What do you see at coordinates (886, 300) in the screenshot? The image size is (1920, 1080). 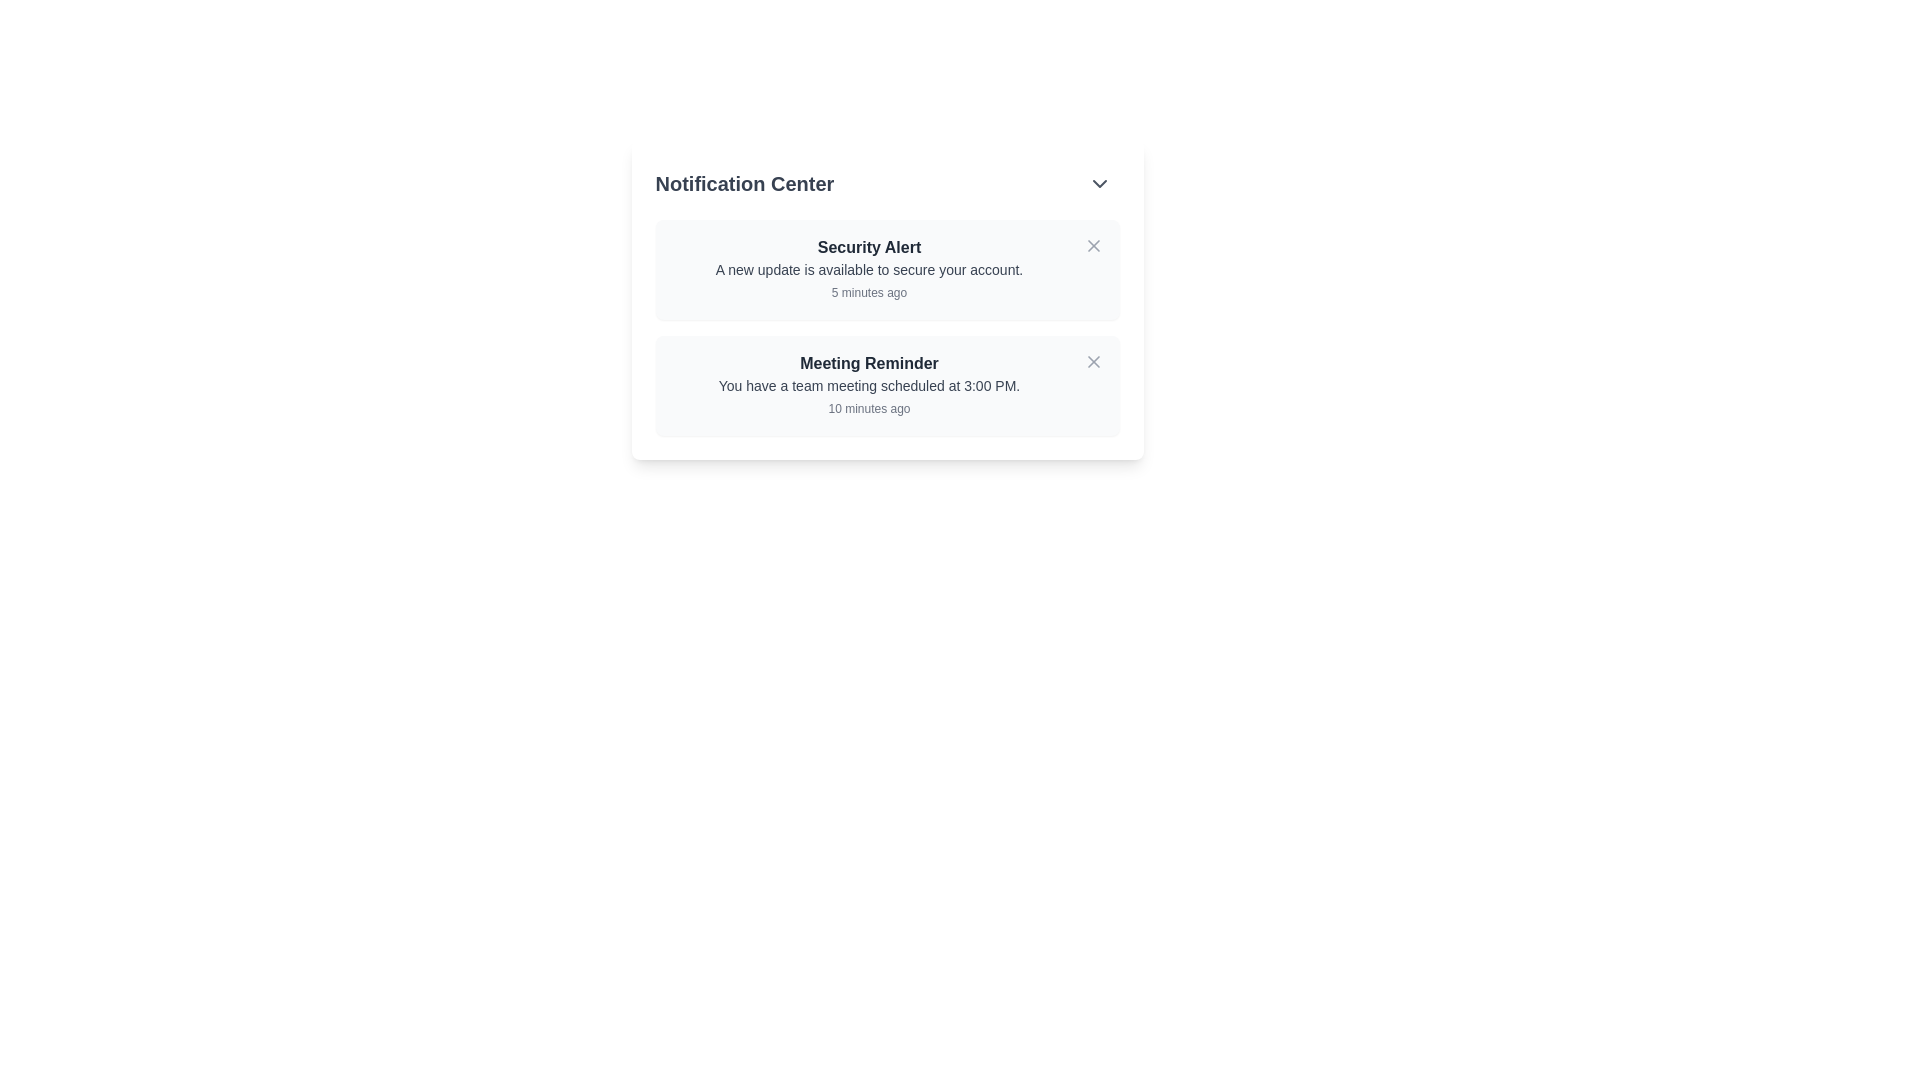 I see `to interact with the first notification entry in the Notification Center, which has a white background and rounded corners, located near the center top of the notification panel` at bounding box center [886, 300].